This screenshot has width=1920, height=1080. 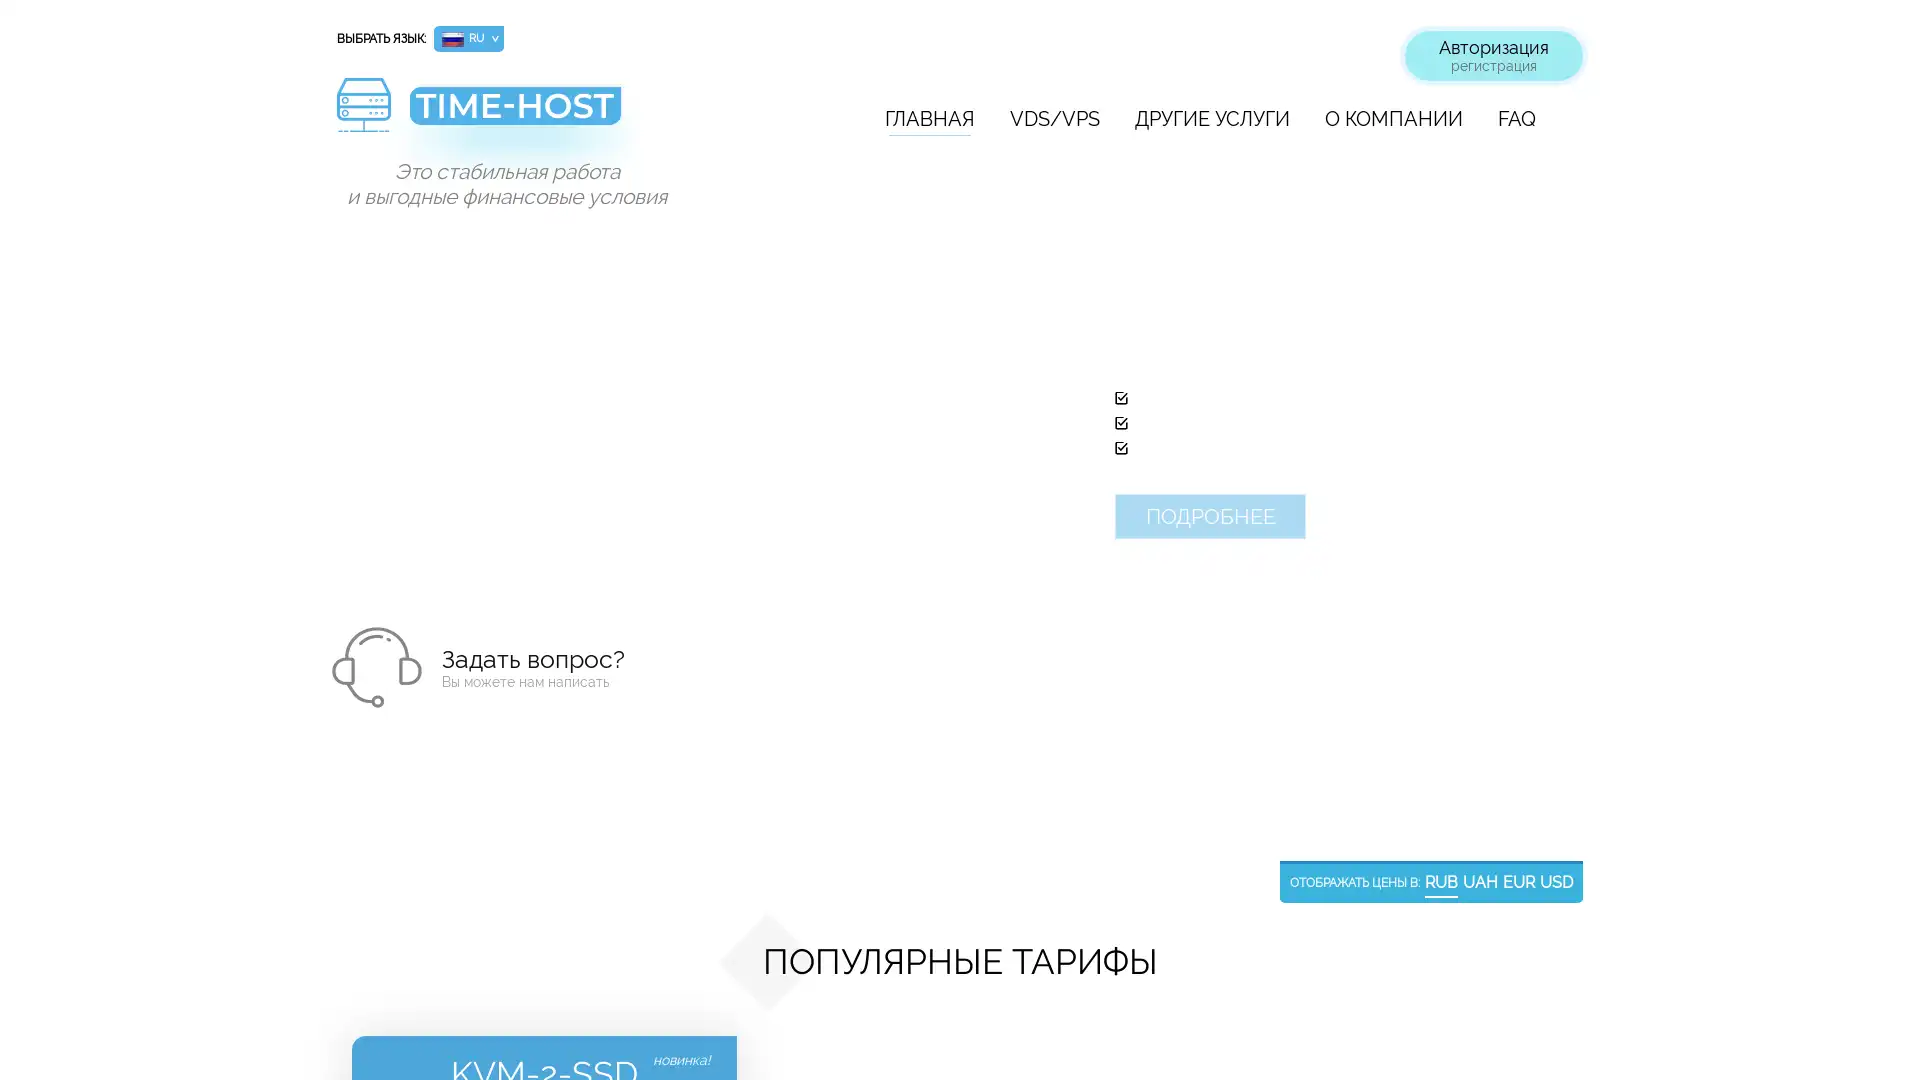 What do you see at coordinates (468, 141) in the screenshot?
I see `pt PT` at bounding box center [468, 141].